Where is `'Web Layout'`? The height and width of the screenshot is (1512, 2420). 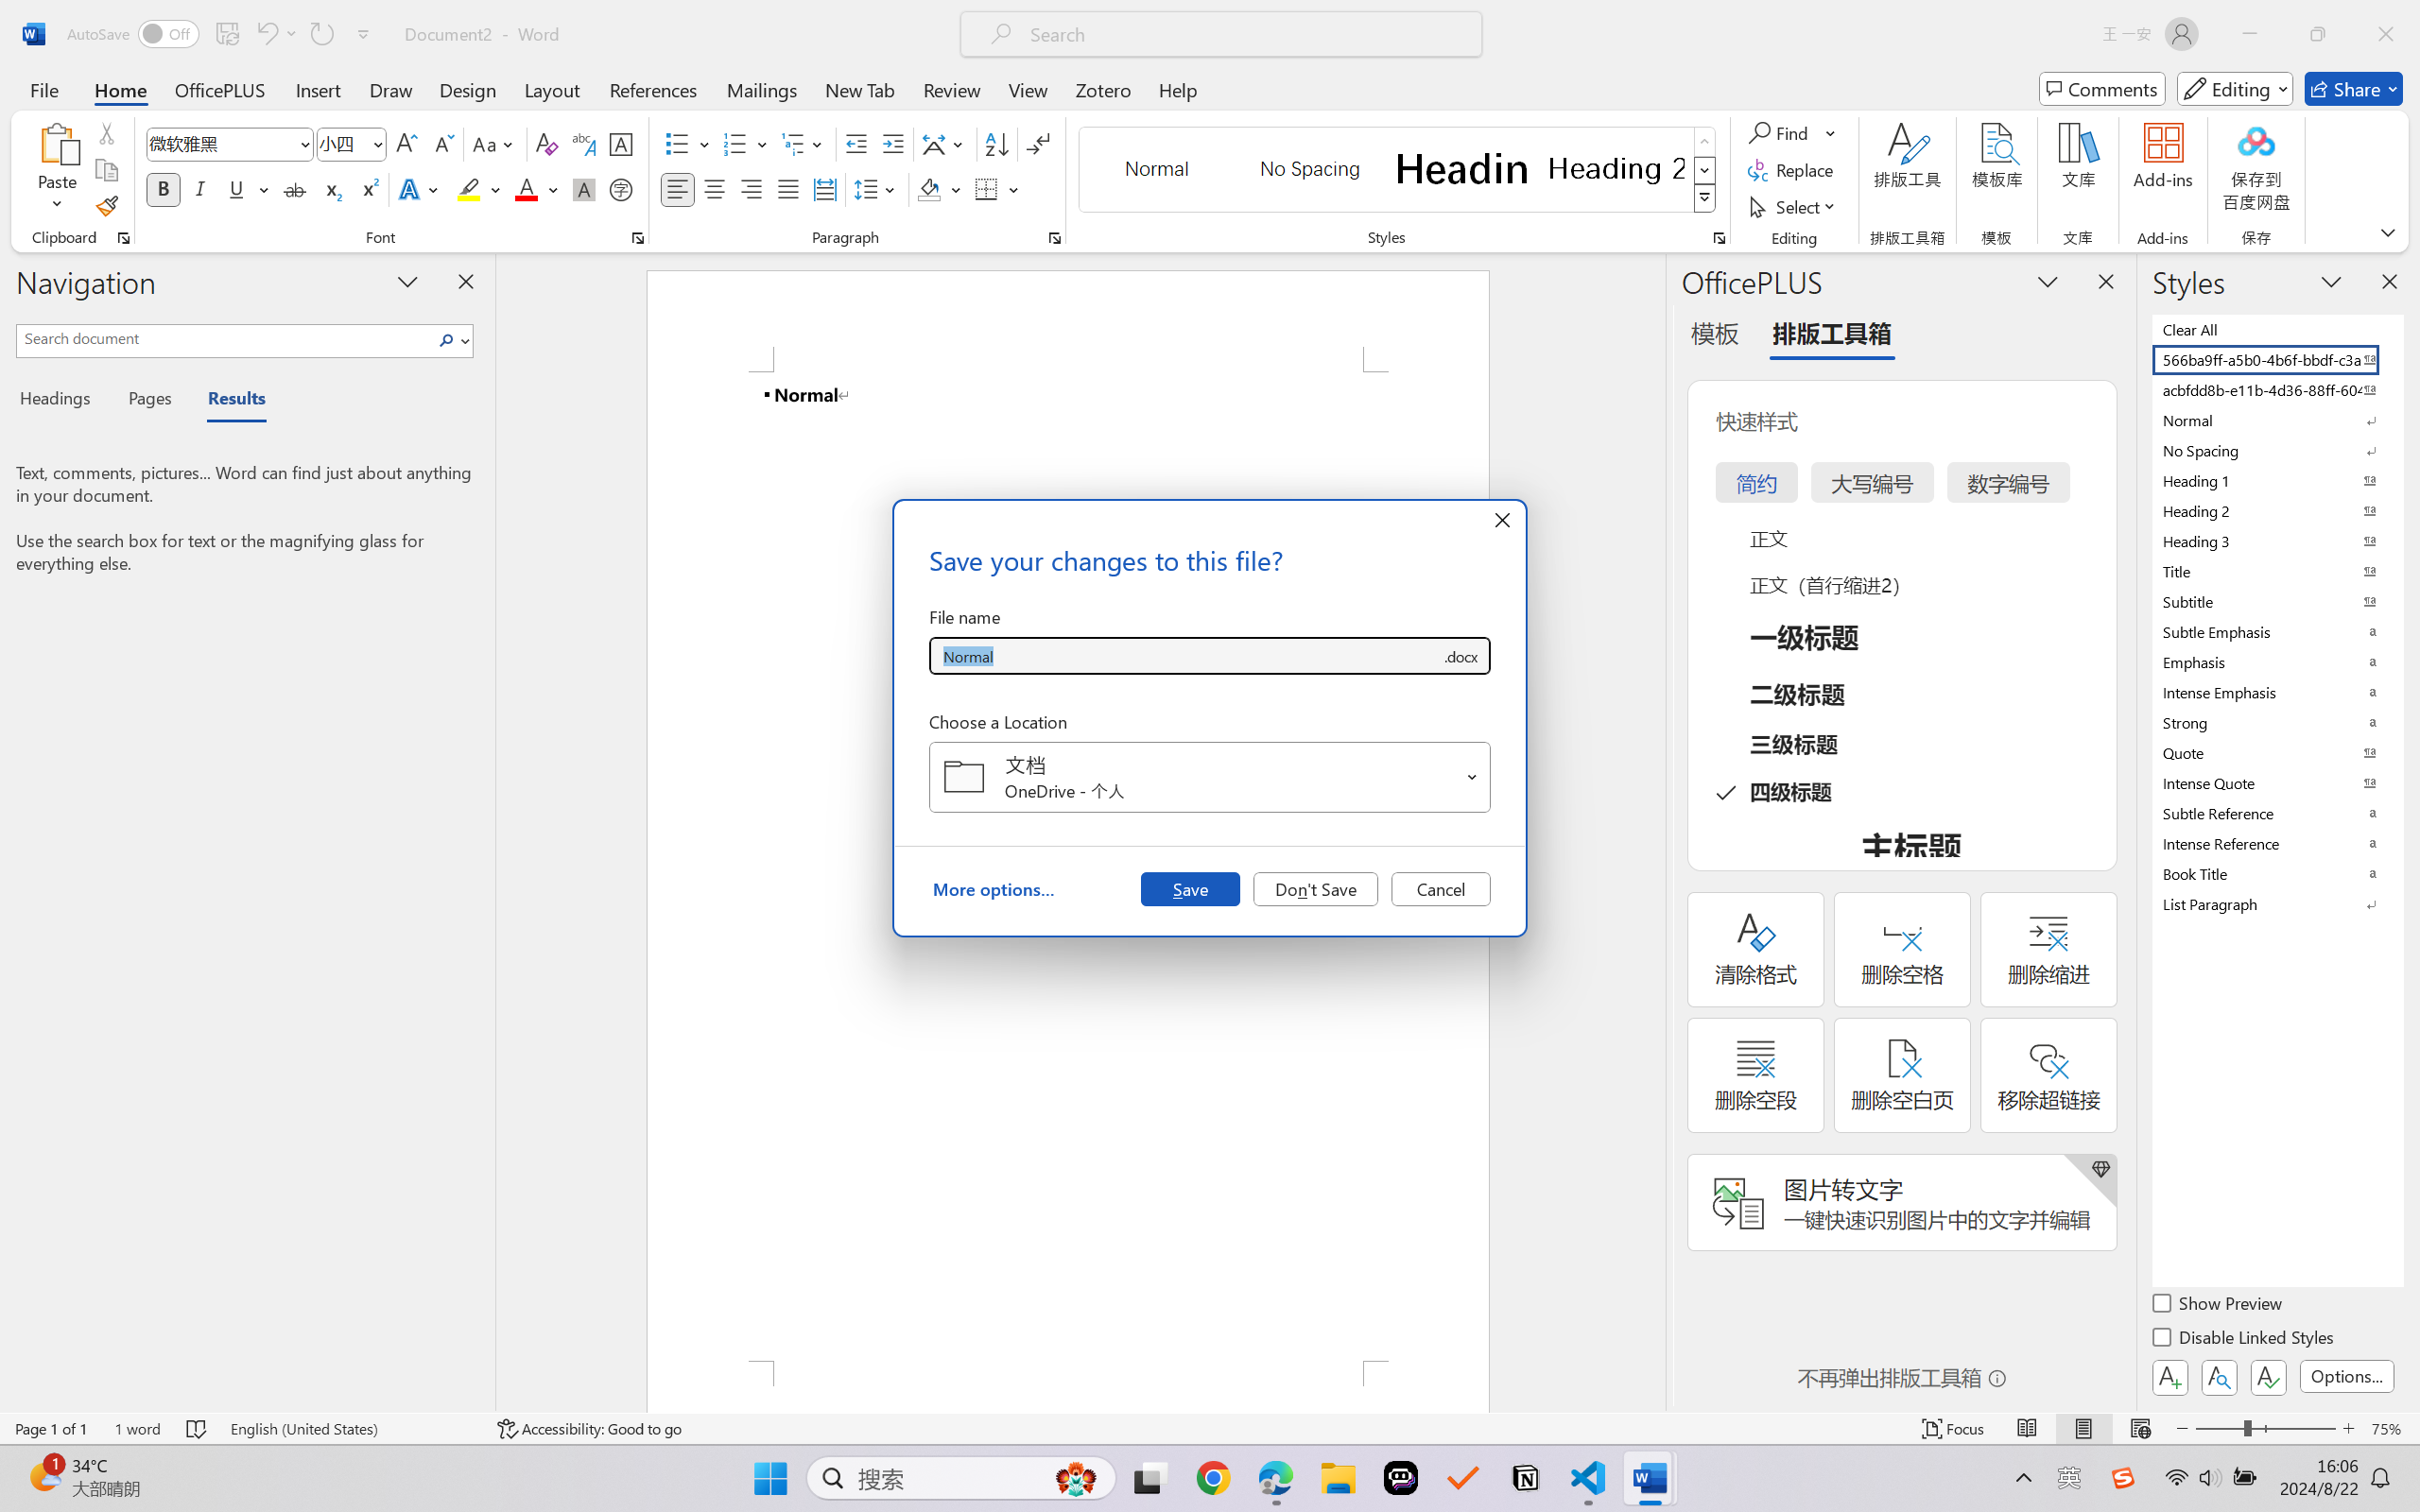 'Web Layout' is located at coordinates (2139, 1428).